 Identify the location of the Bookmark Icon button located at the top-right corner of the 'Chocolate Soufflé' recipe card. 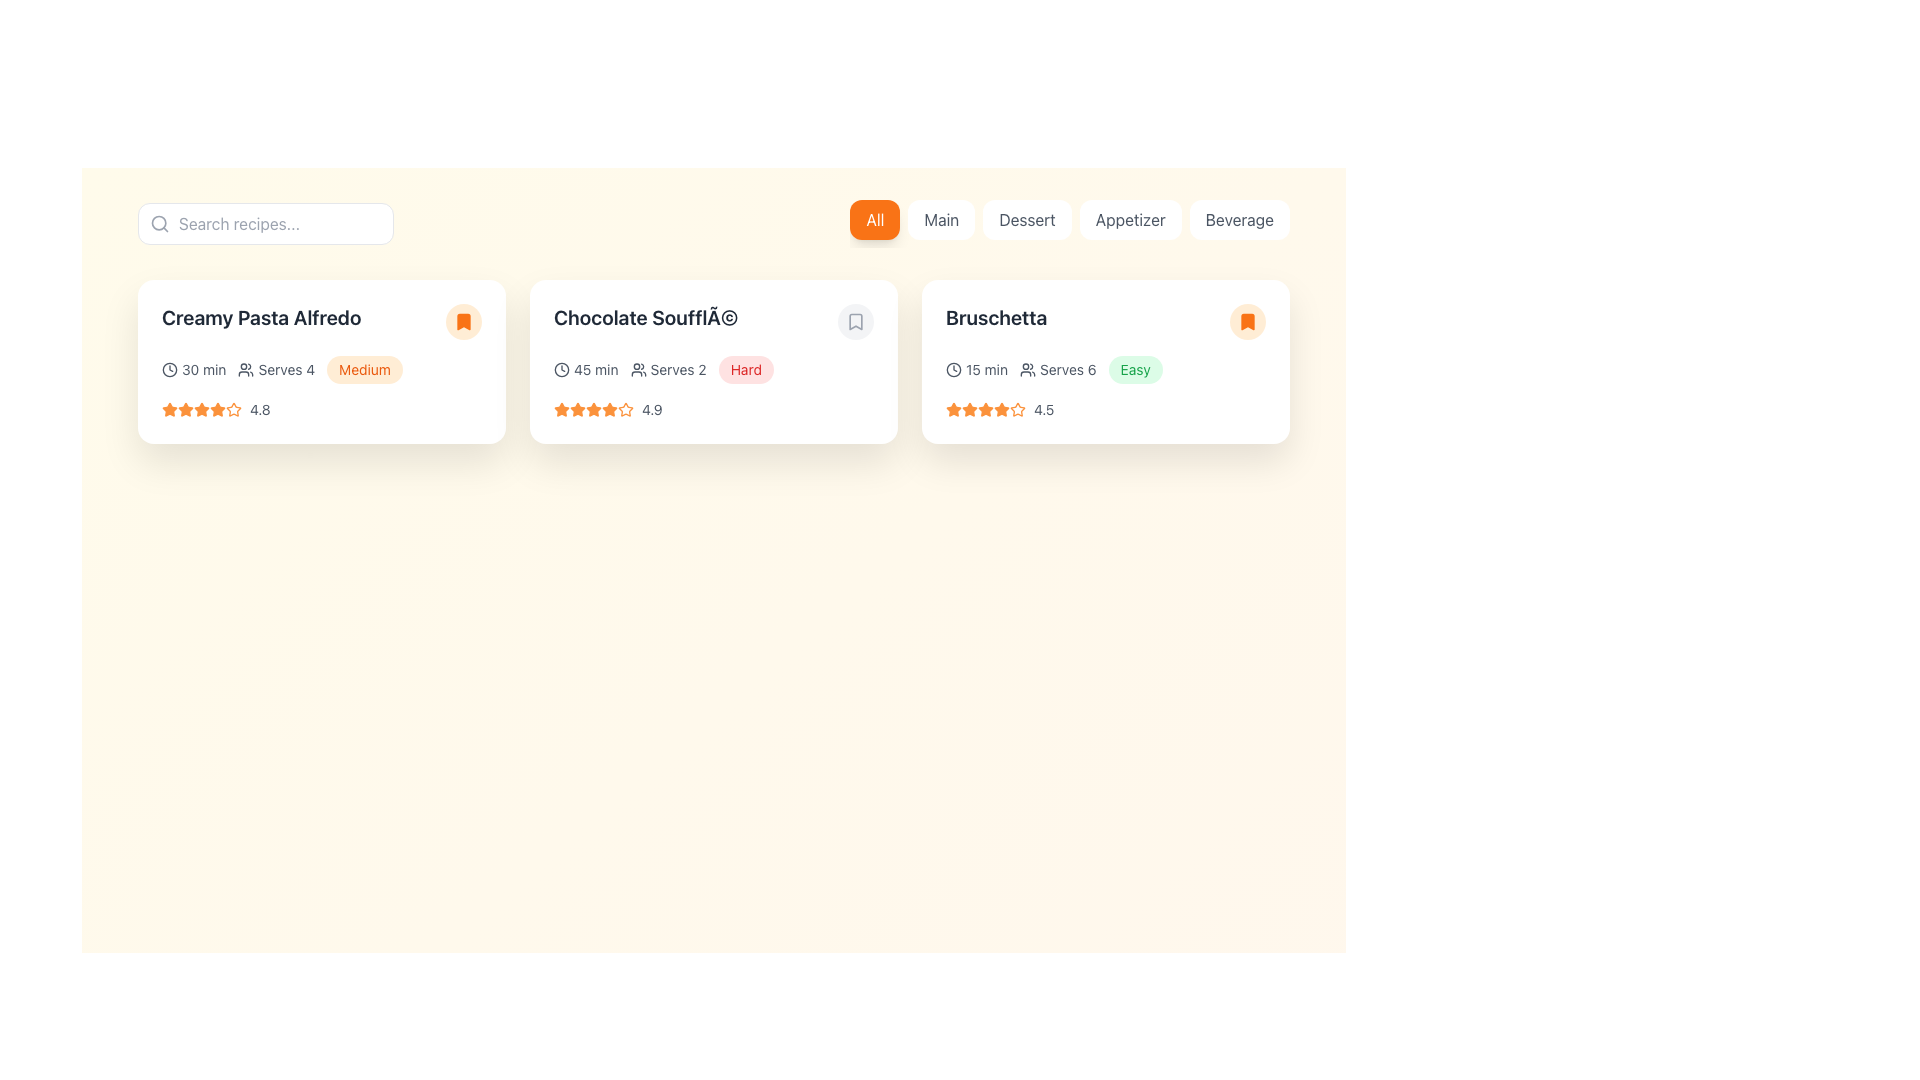
(855, 320).